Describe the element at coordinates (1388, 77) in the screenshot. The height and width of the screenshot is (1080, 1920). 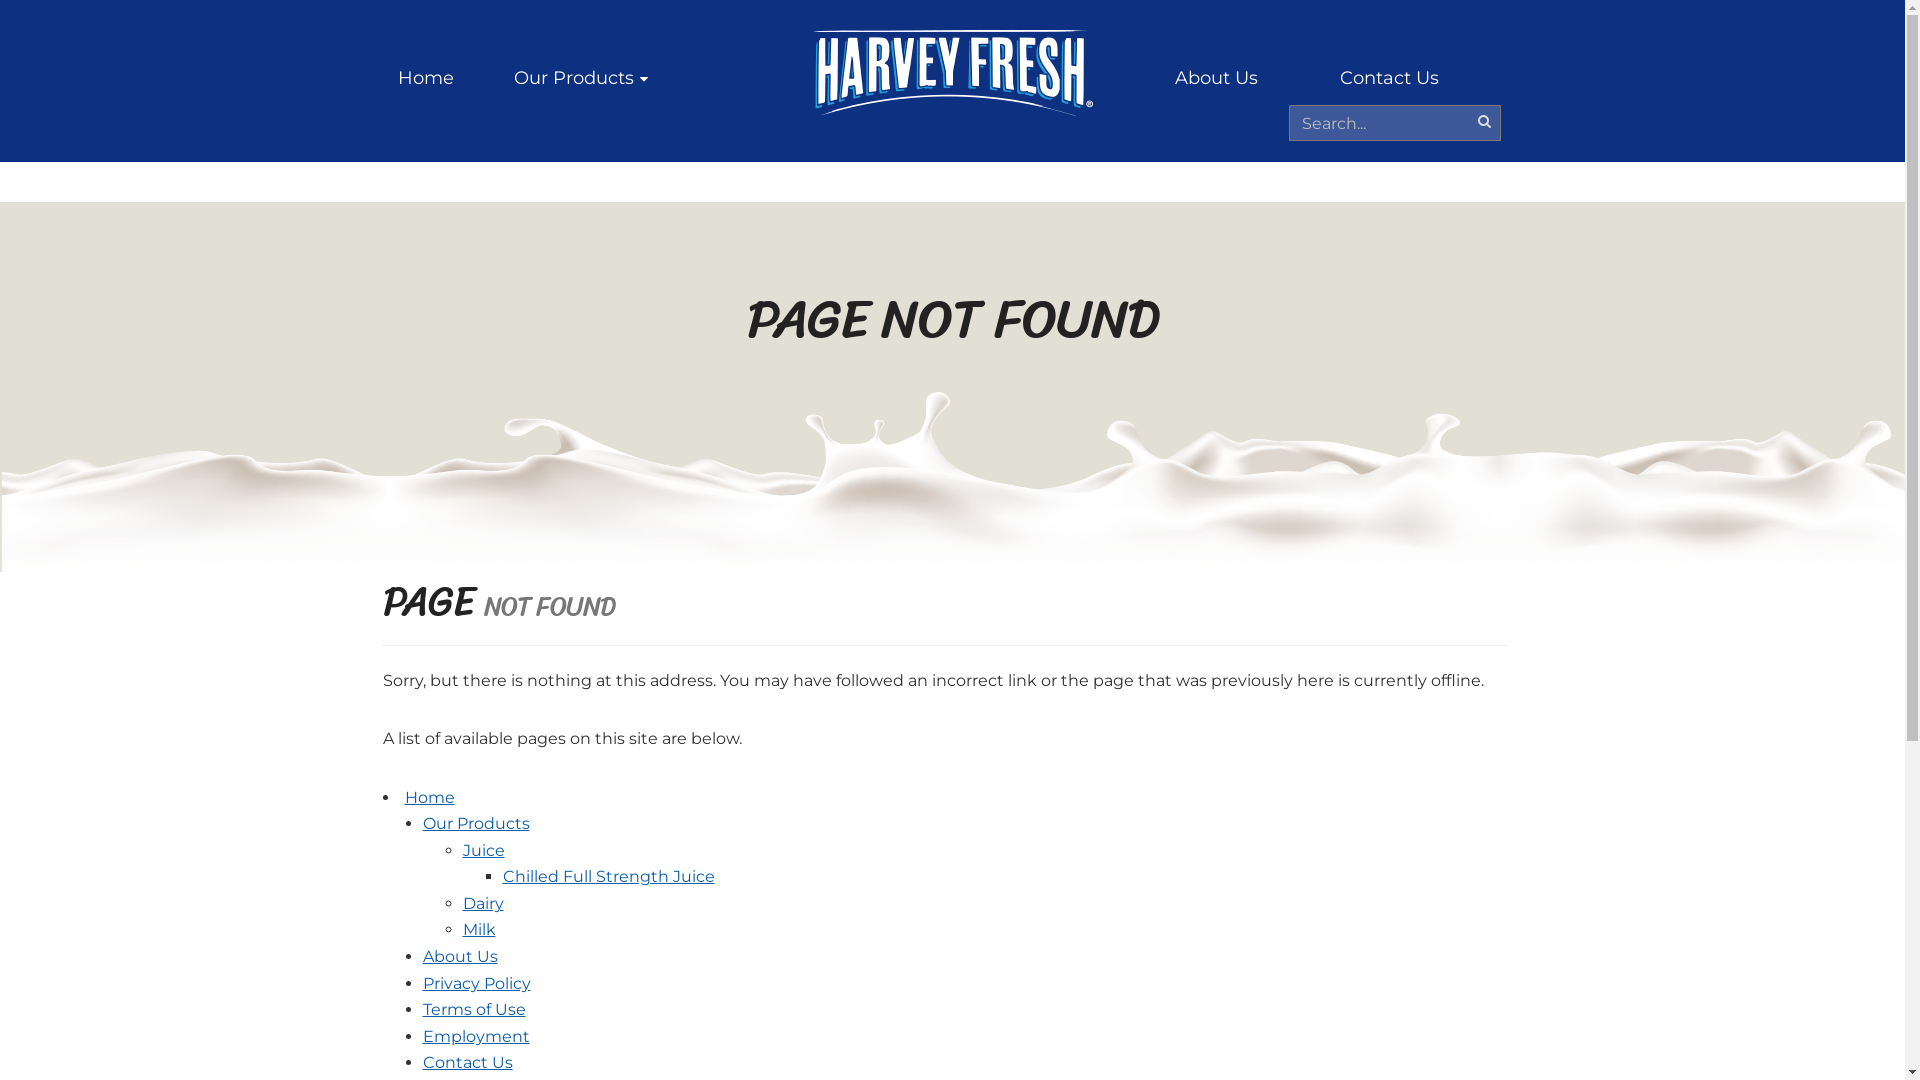
I see `'Contact Us'` at that location.